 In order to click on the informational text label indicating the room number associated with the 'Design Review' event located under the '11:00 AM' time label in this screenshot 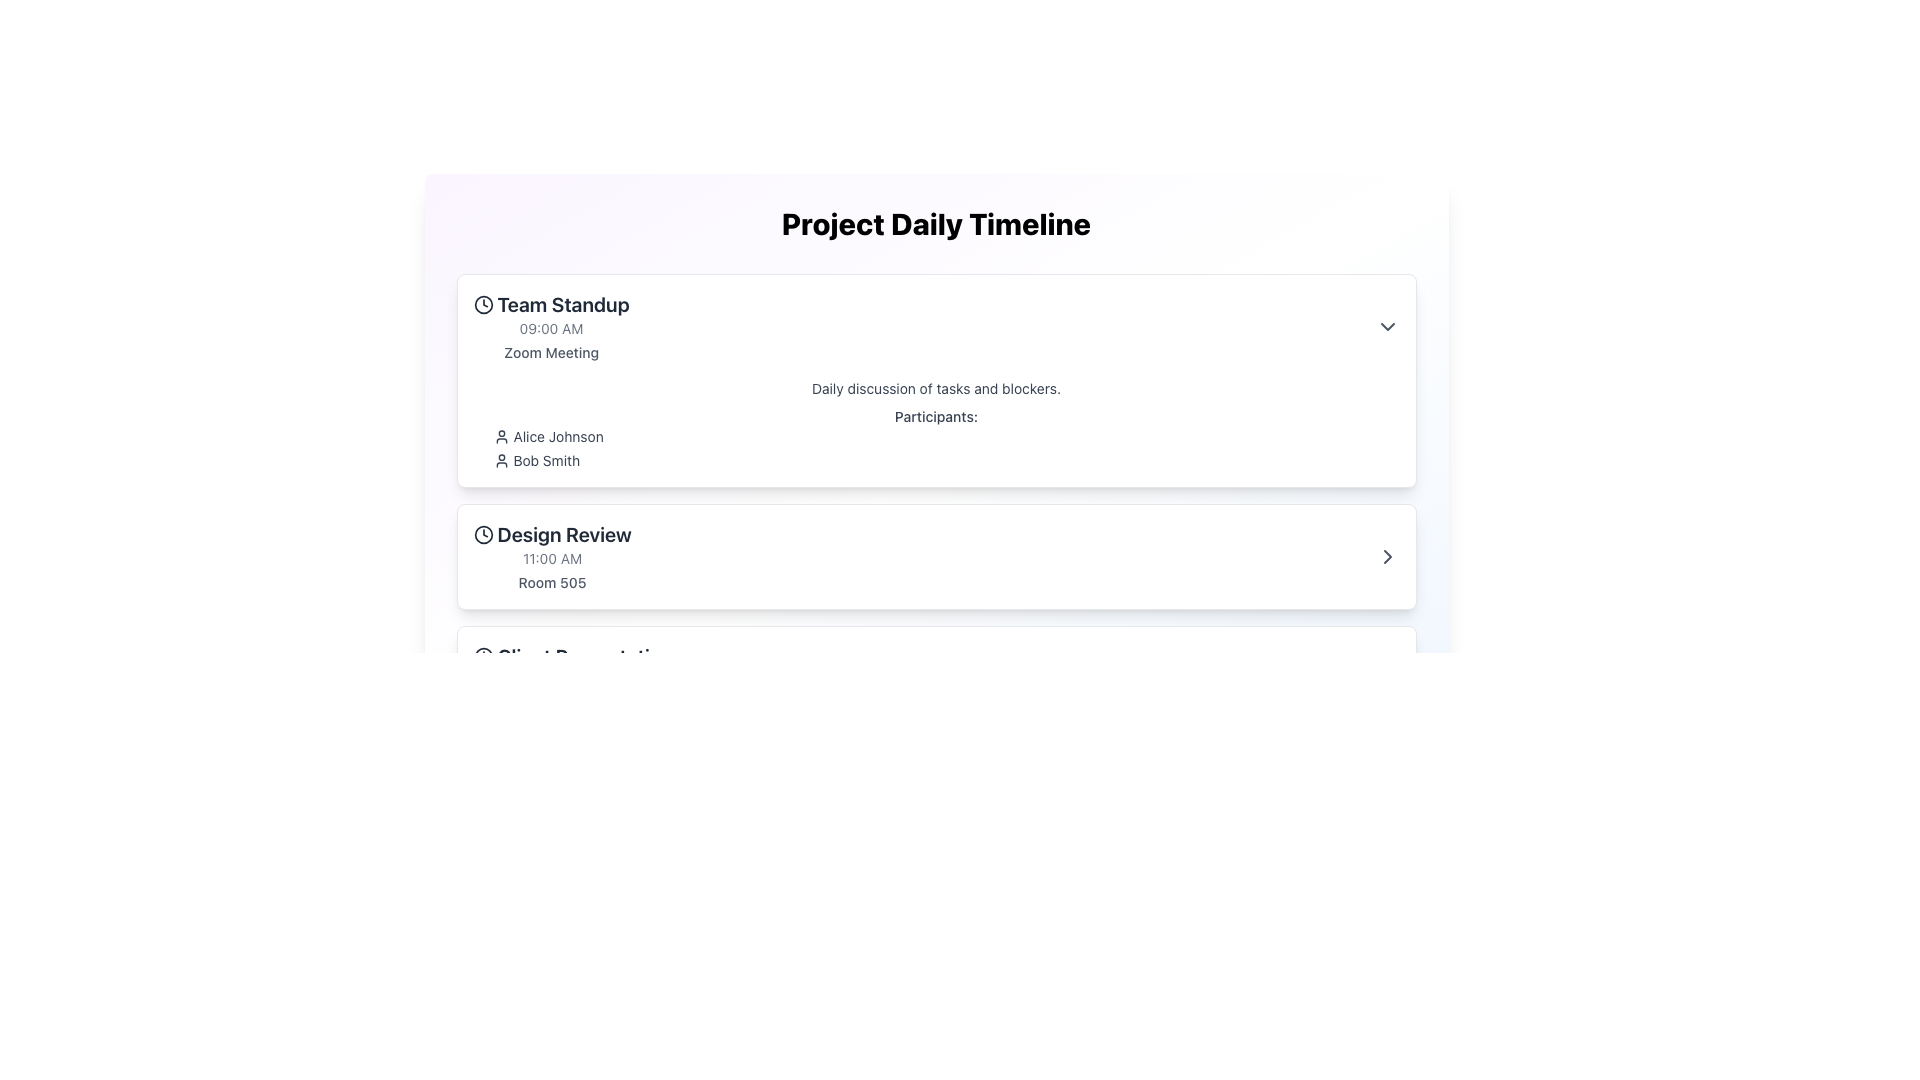, I will do `click(552, 582)`.